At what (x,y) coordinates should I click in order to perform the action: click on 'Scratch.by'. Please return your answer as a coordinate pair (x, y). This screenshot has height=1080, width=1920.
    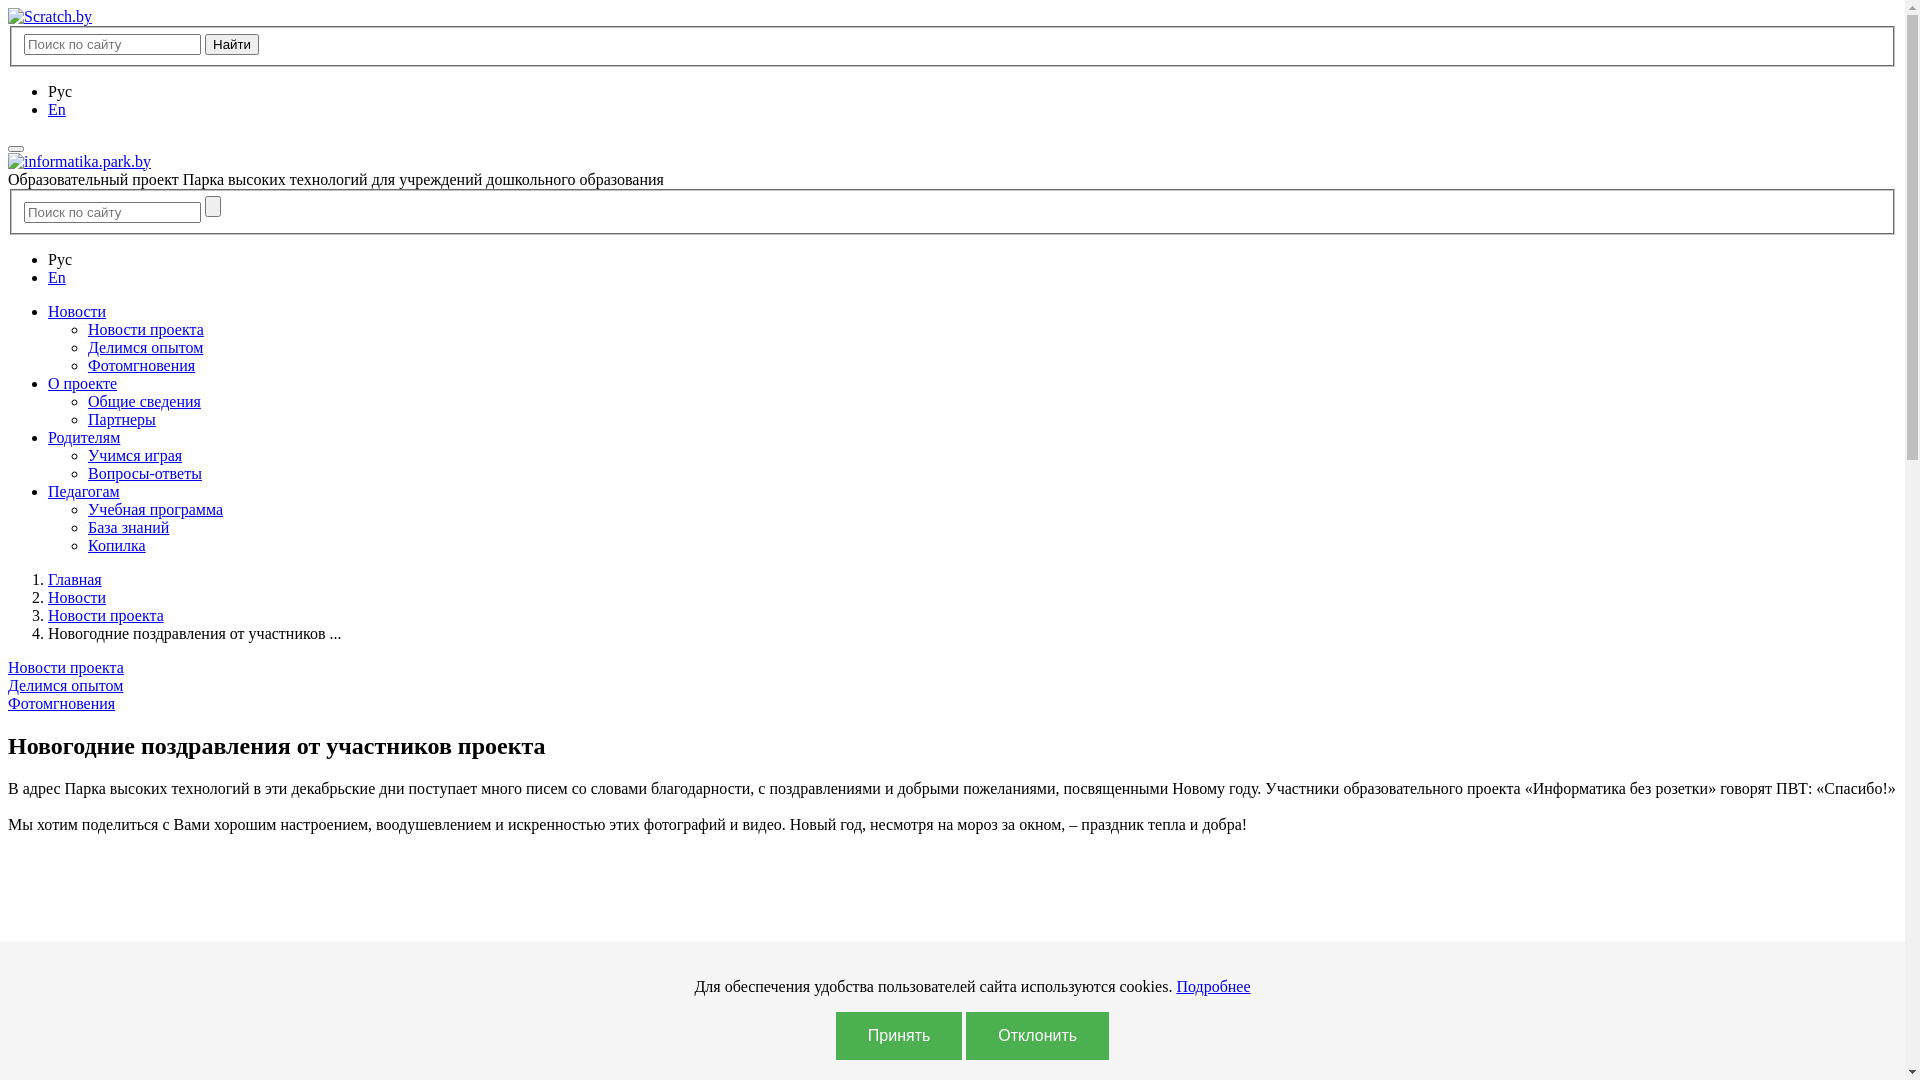
    Looking at the image, I should click on (49, 16).